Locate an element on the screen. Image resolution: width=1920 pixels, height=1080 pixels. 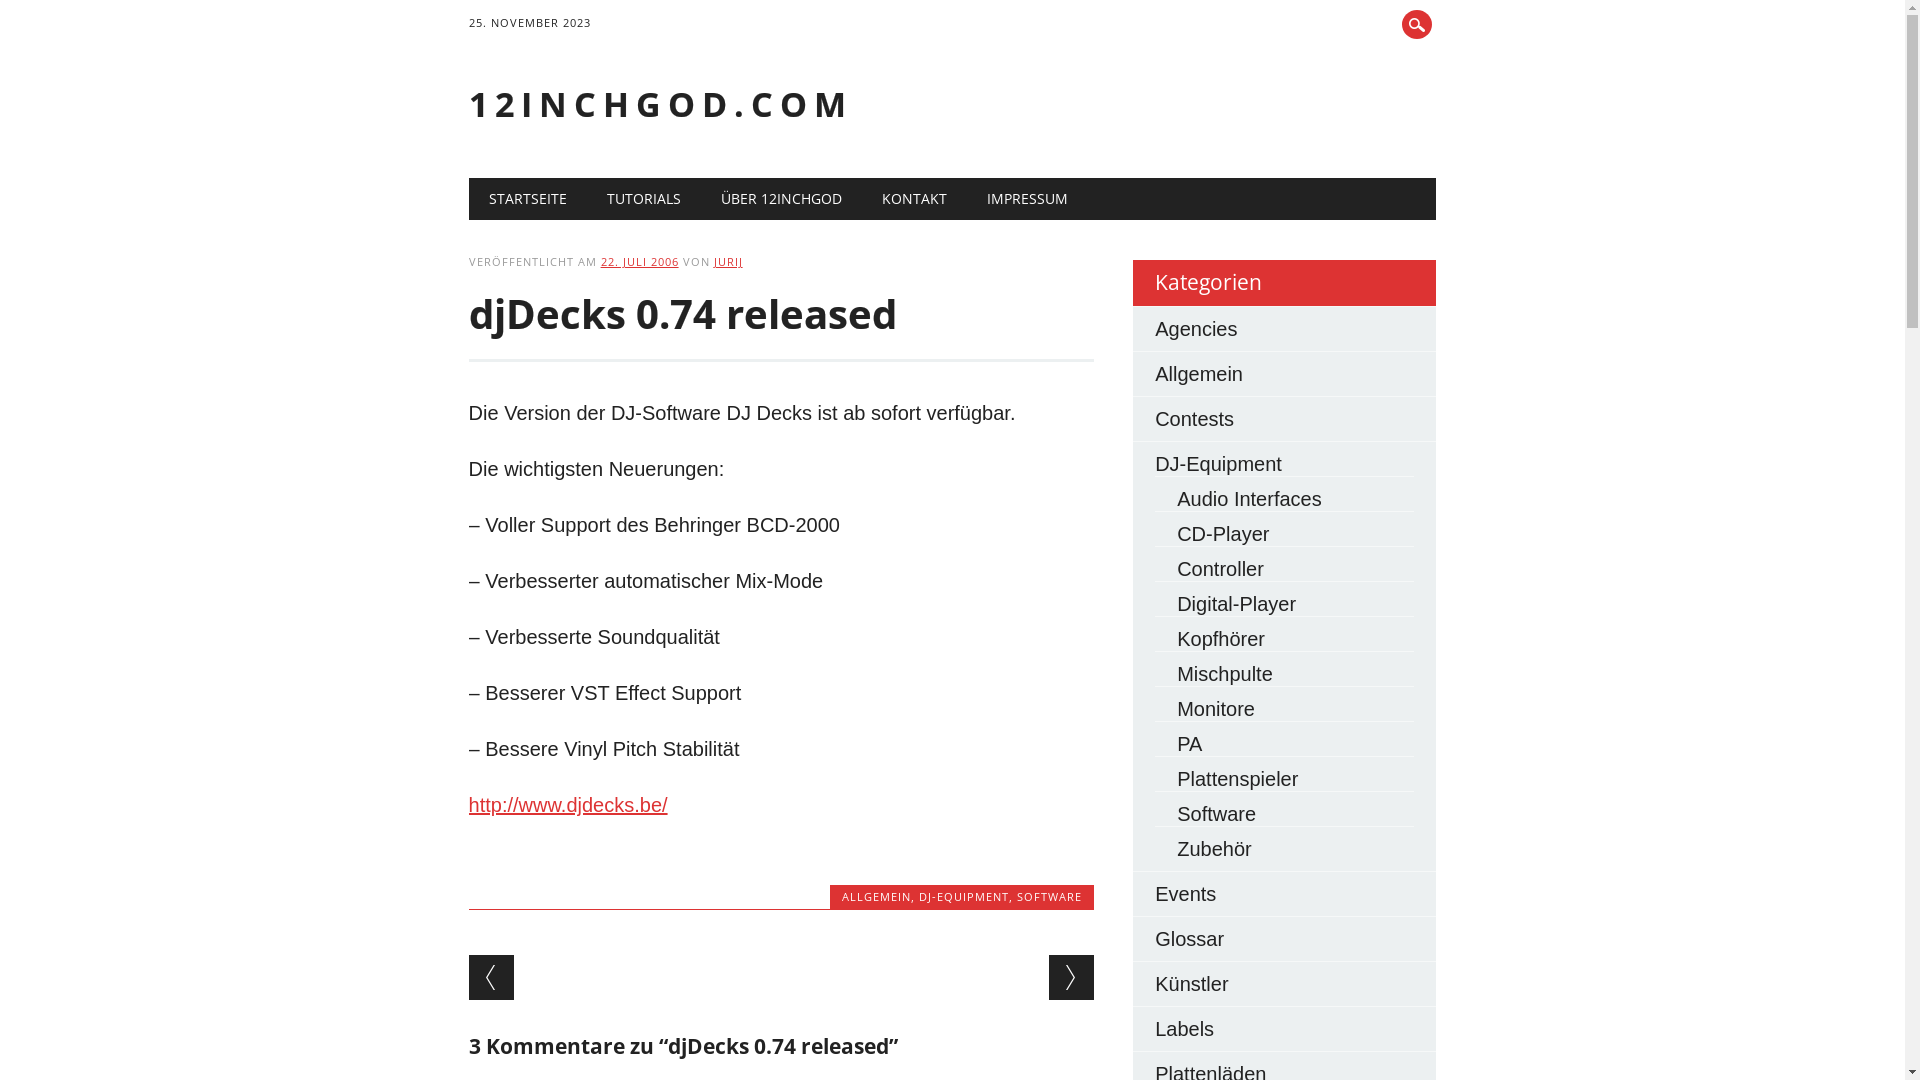
'Mischpulte' is located at coordinates (1223, 674).